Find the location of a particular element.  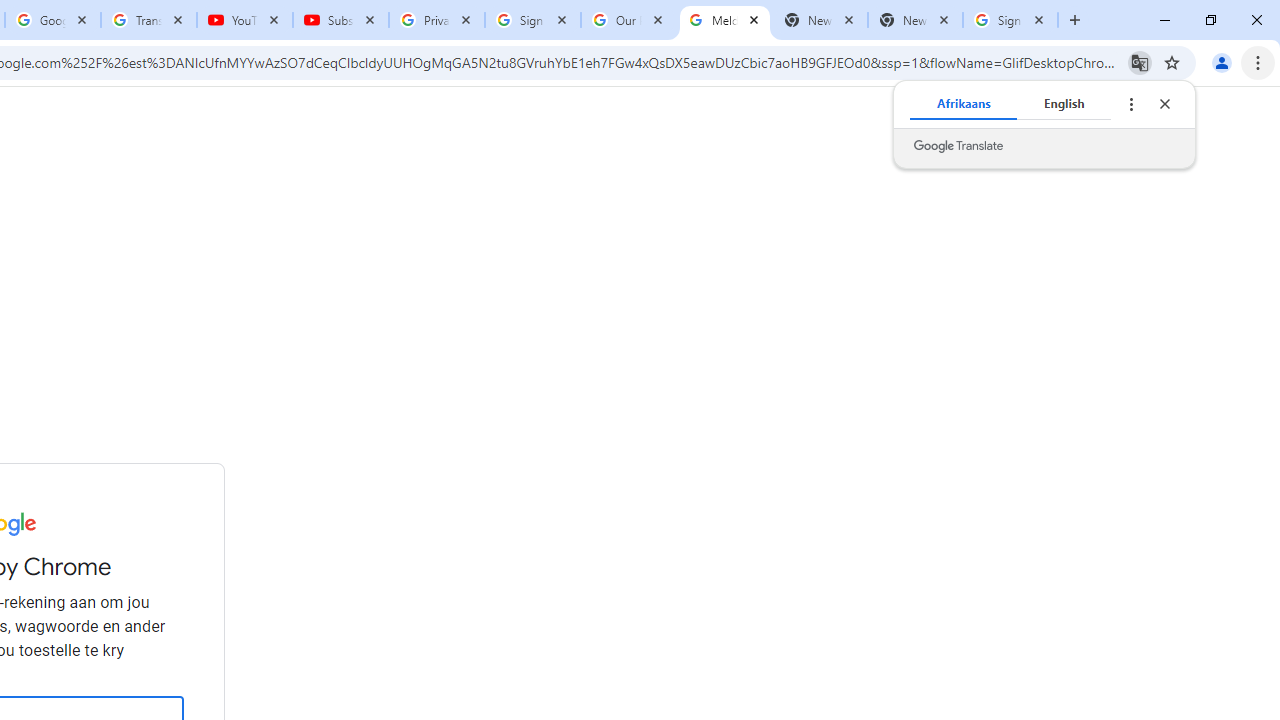

'Subscriptions - YouTube' is located at coordinates (341, 20).